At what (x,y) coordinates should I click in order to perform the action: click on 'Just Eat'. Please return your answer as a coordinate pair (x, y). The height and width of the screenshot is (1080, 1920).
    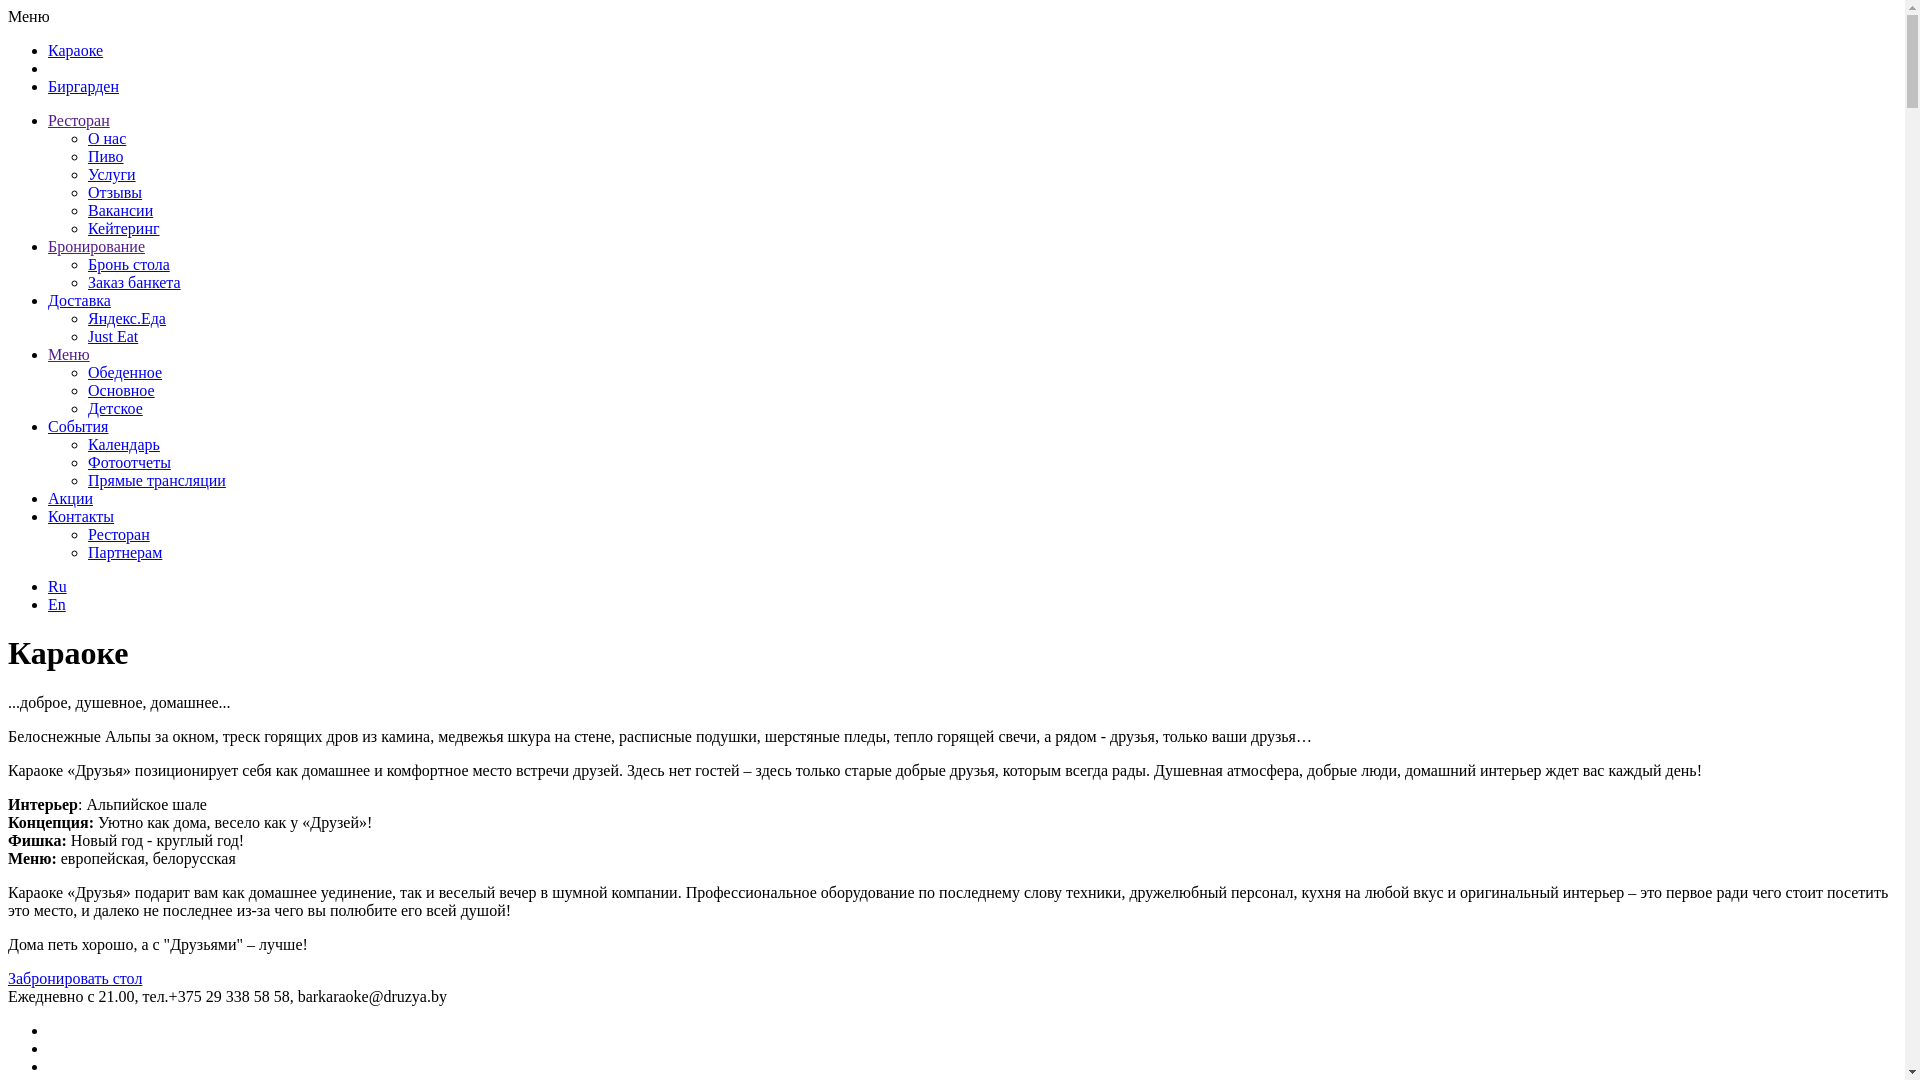
    Looking at the image, I should click on (112, 335).